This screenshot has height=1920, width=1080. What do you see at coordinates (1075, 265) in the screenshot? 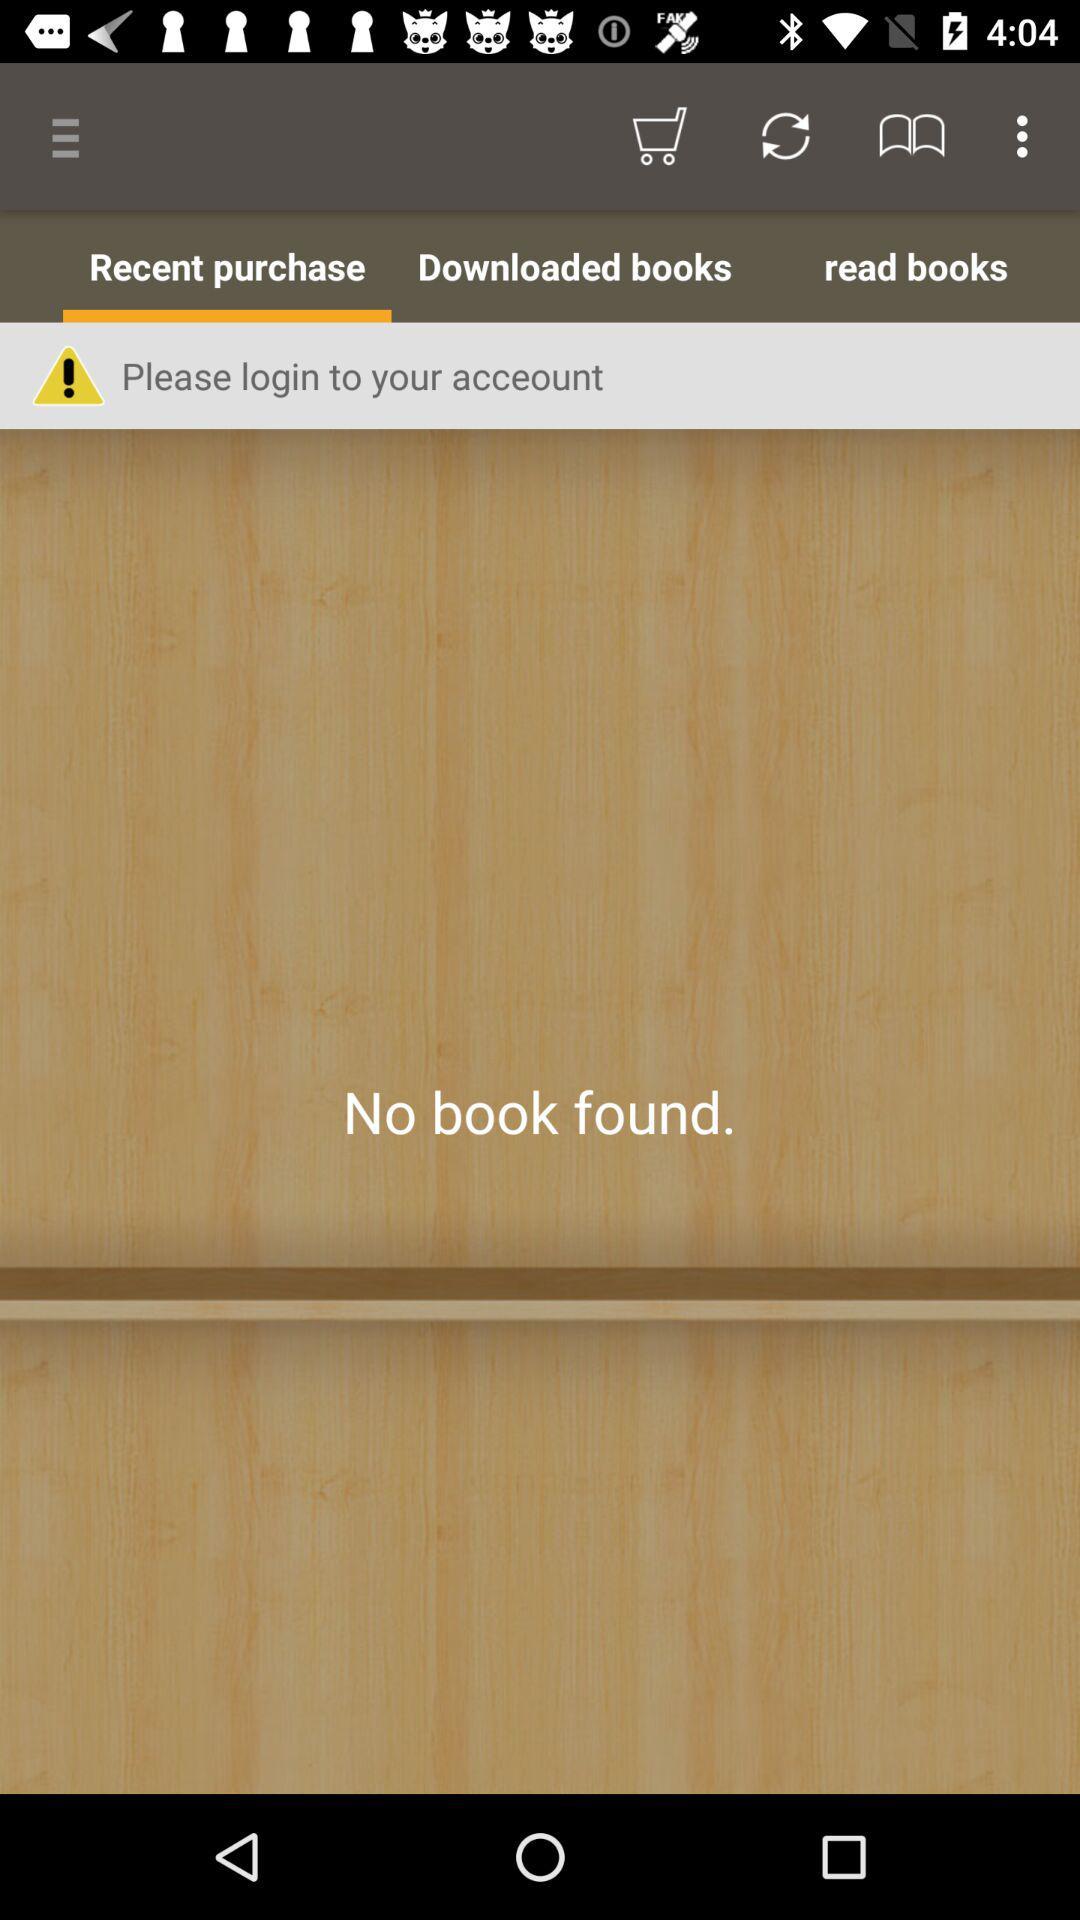
I see `icon to the right of read books icon` at bounding box center [1075, 265].